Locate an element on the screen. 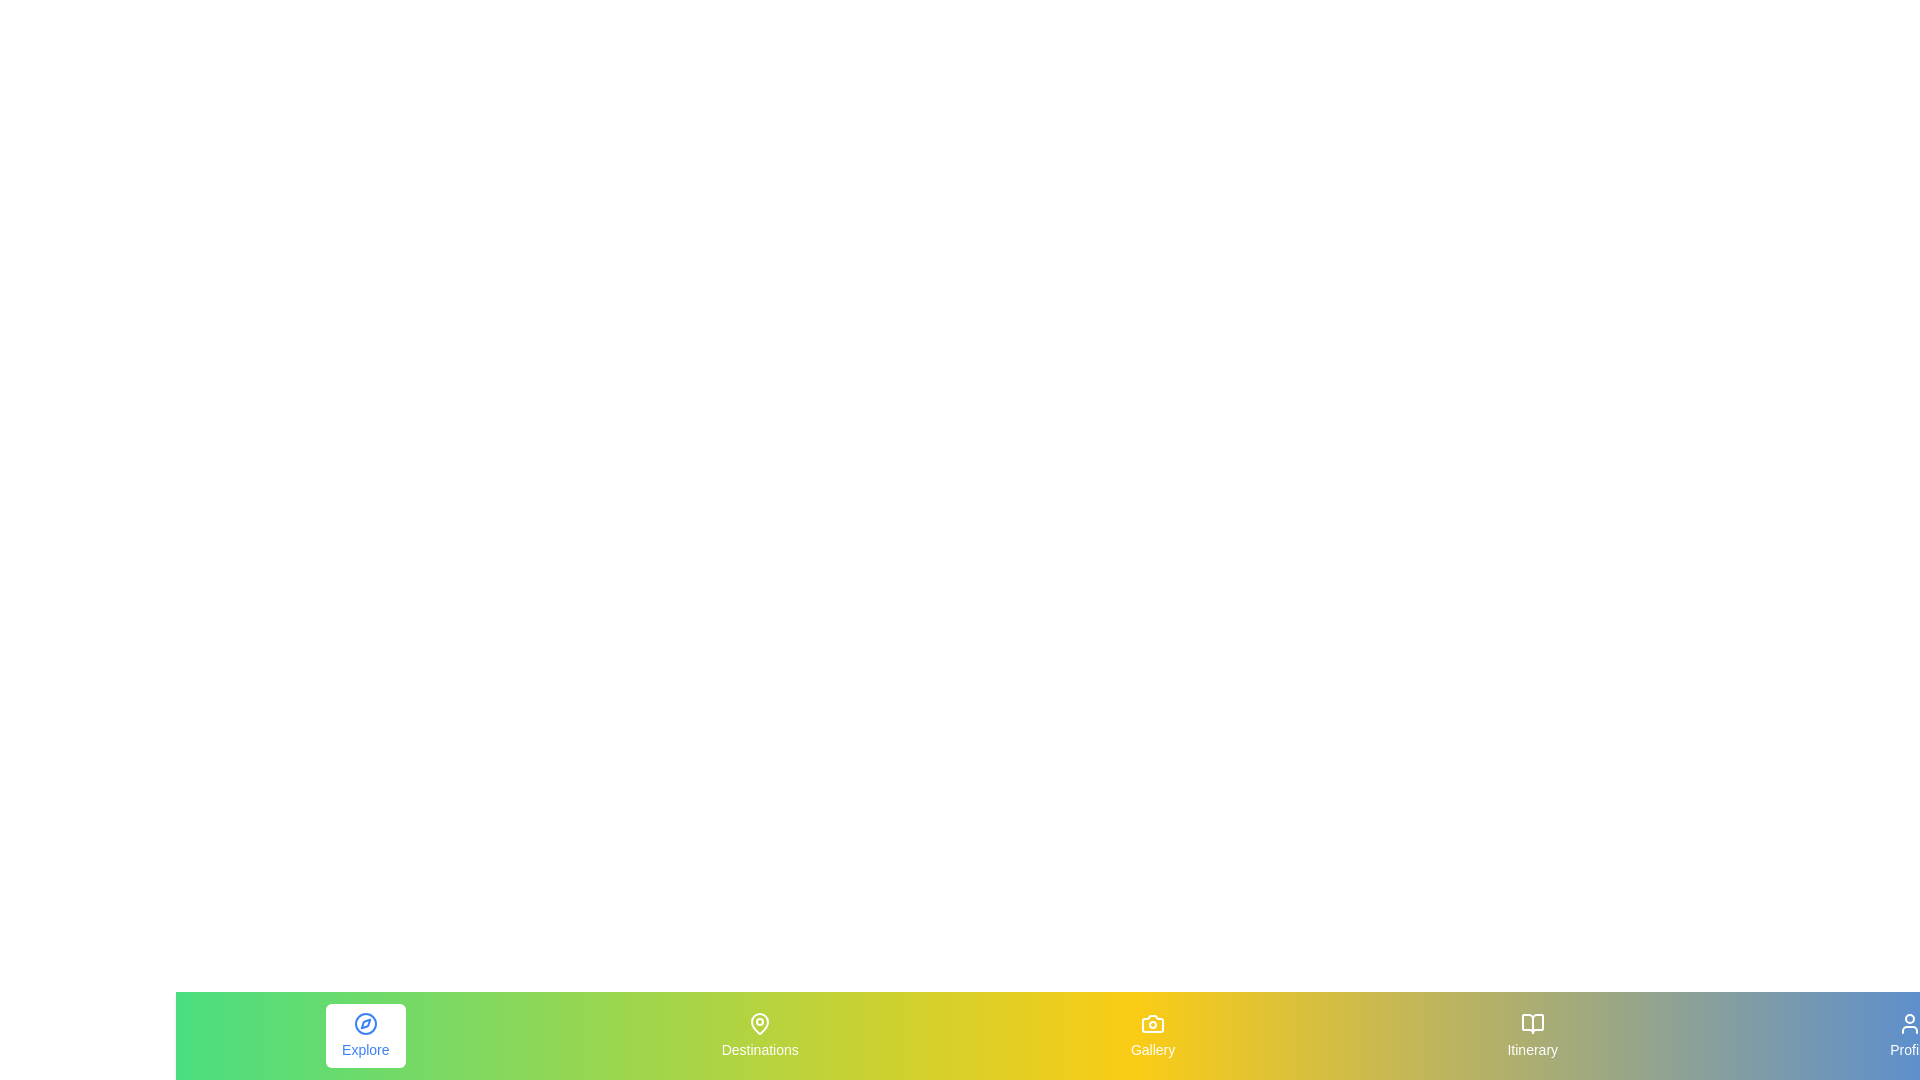 The height and width of the screenshot is (1080, 1920). the Gallery tab by clicking on its respective icon or label is located at coordinates (1153, 1035).